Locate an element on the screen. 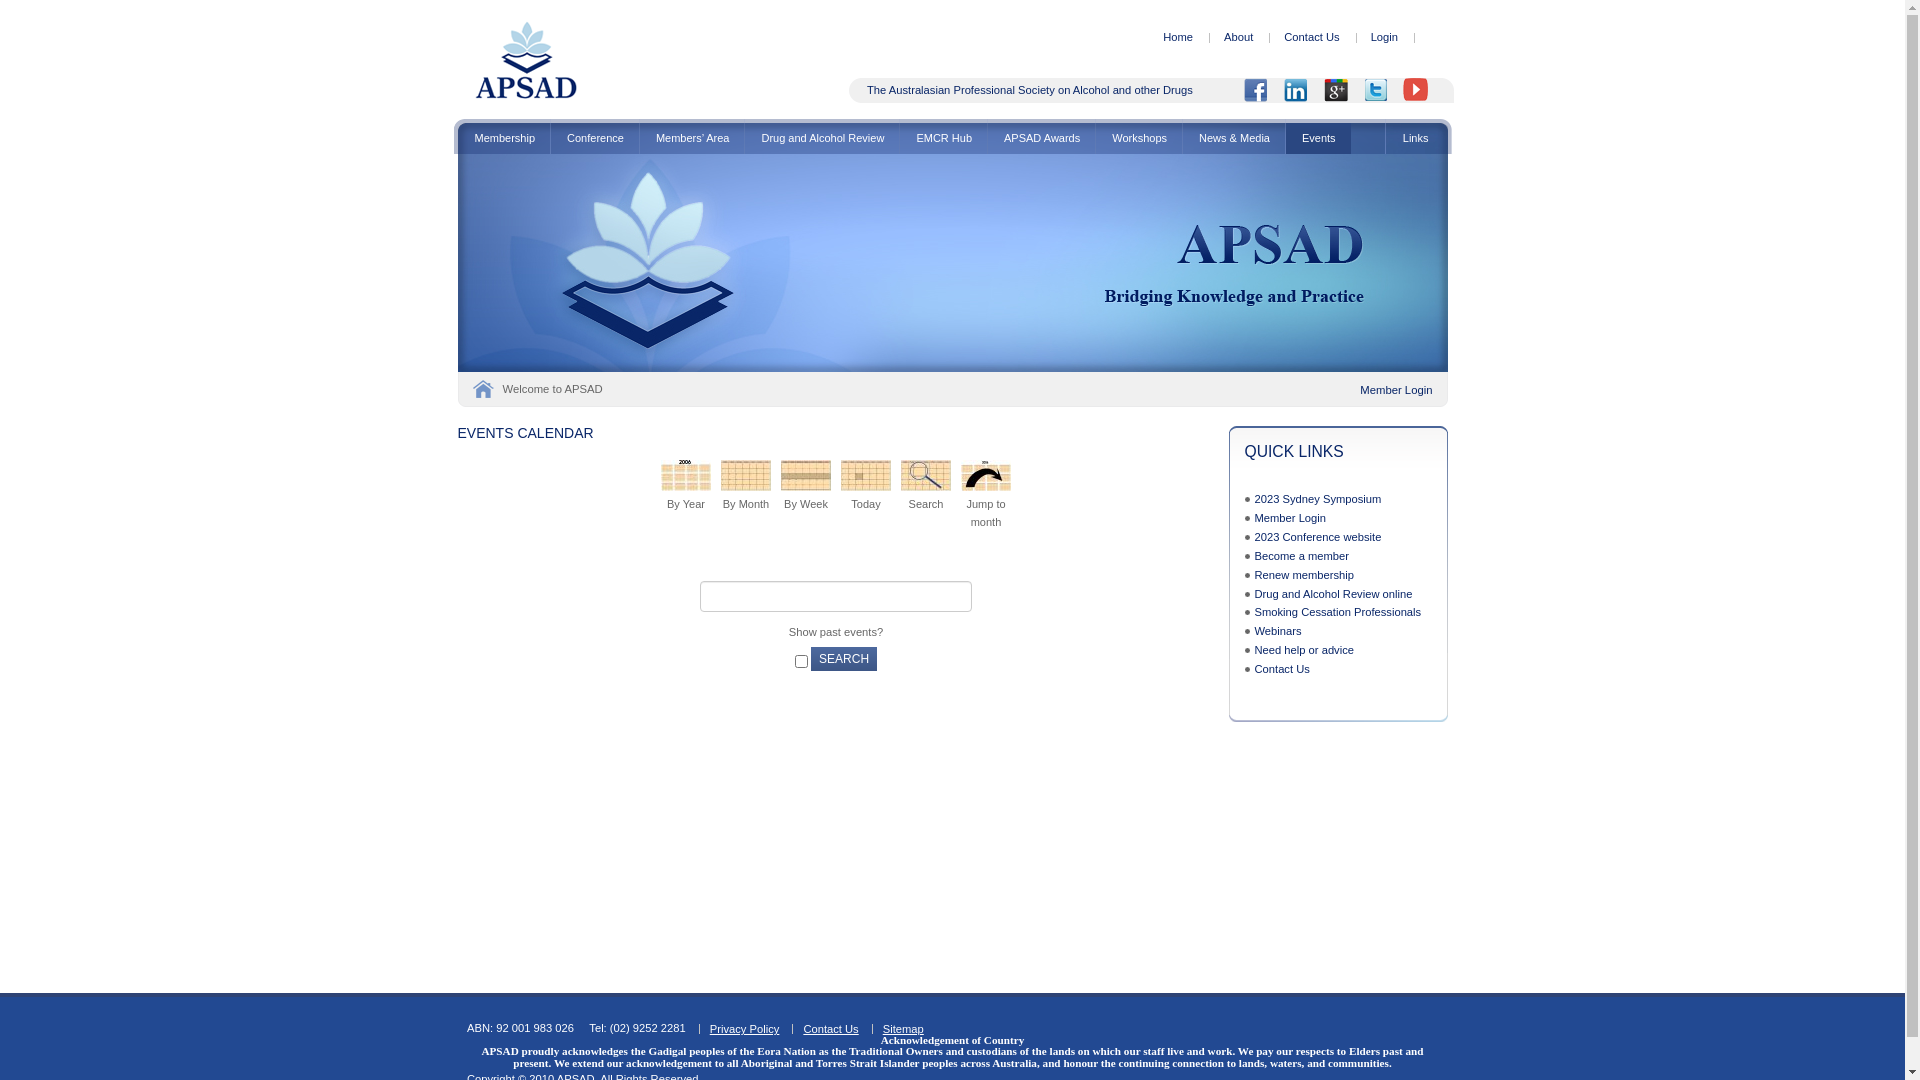 This screenshot has height=1080, width=1920. 'EMCR Hub' is located at coordinates (942, 137).